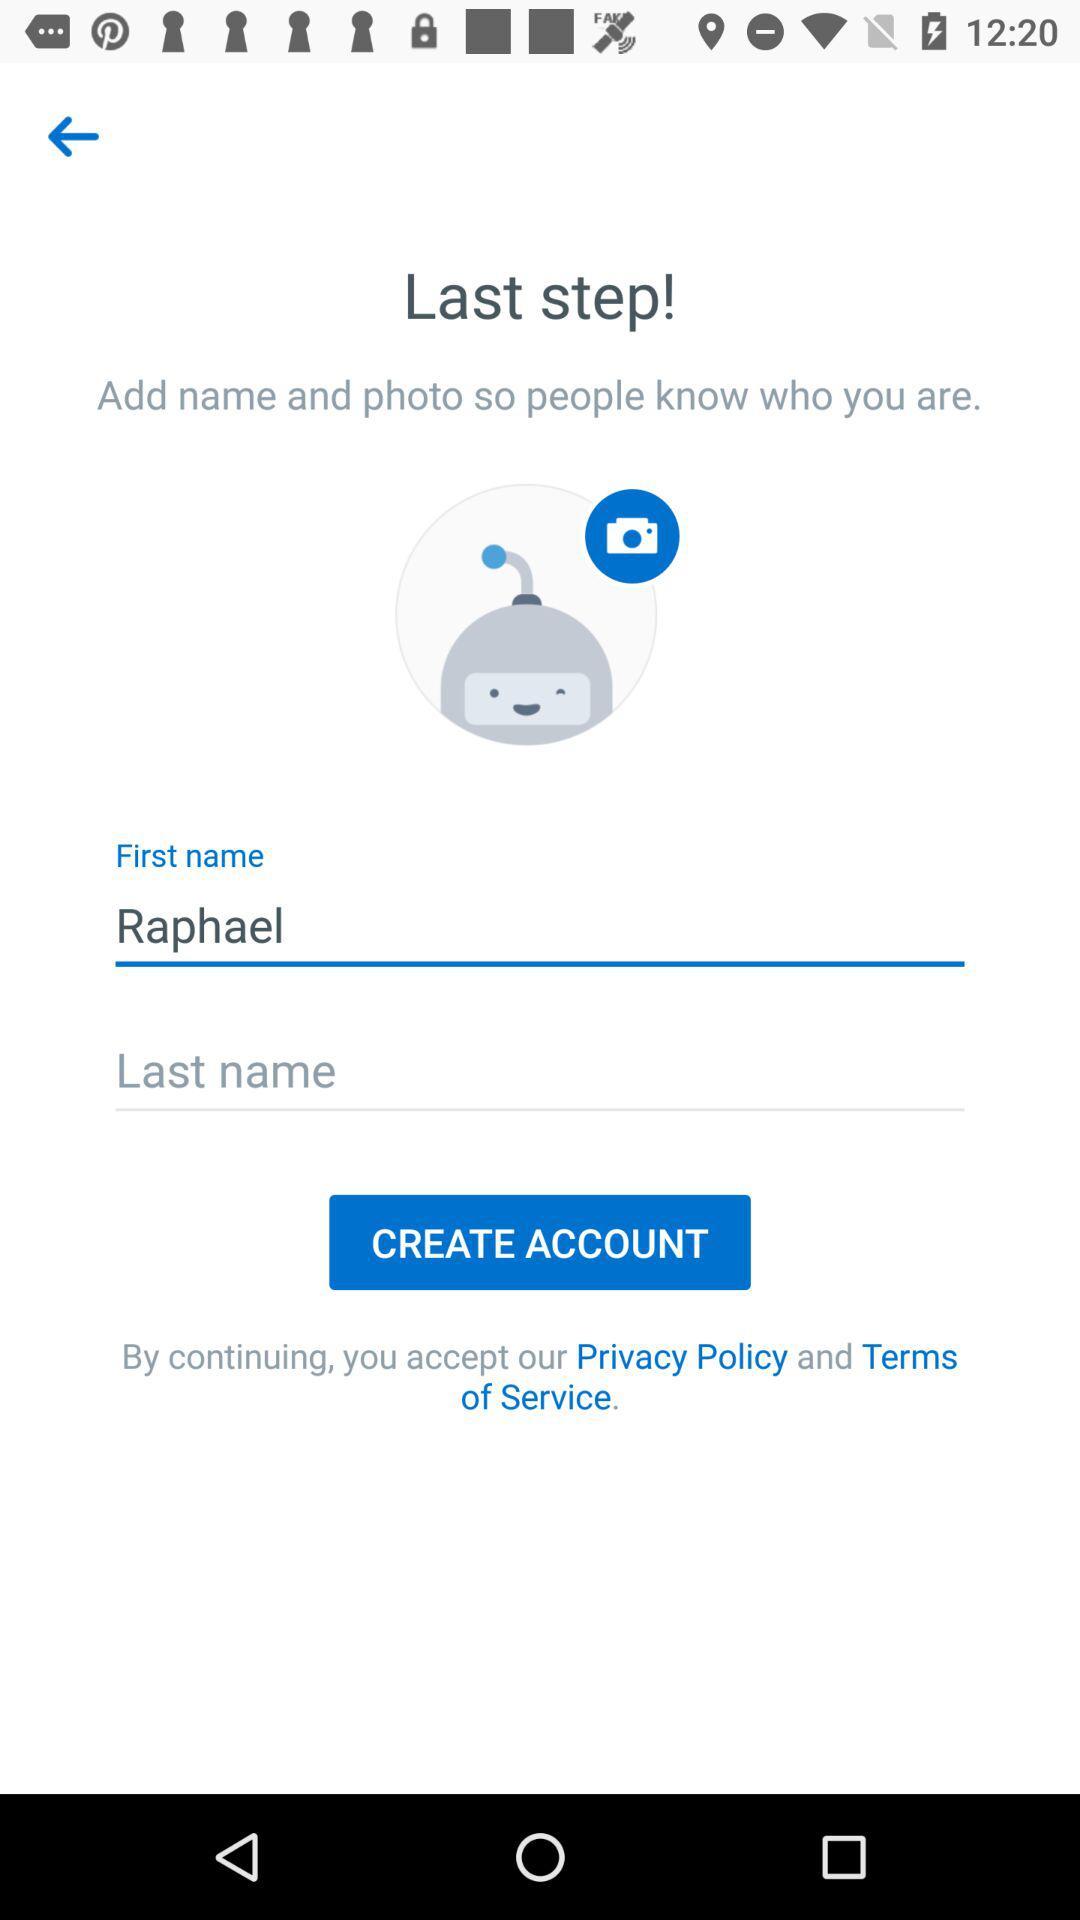 The width and height of the screenshot is (1080, 1920). What do you see at coordinates (525, 613) in the screenshot?
I see `icon below add name and item` at bounding box center [525, 613].